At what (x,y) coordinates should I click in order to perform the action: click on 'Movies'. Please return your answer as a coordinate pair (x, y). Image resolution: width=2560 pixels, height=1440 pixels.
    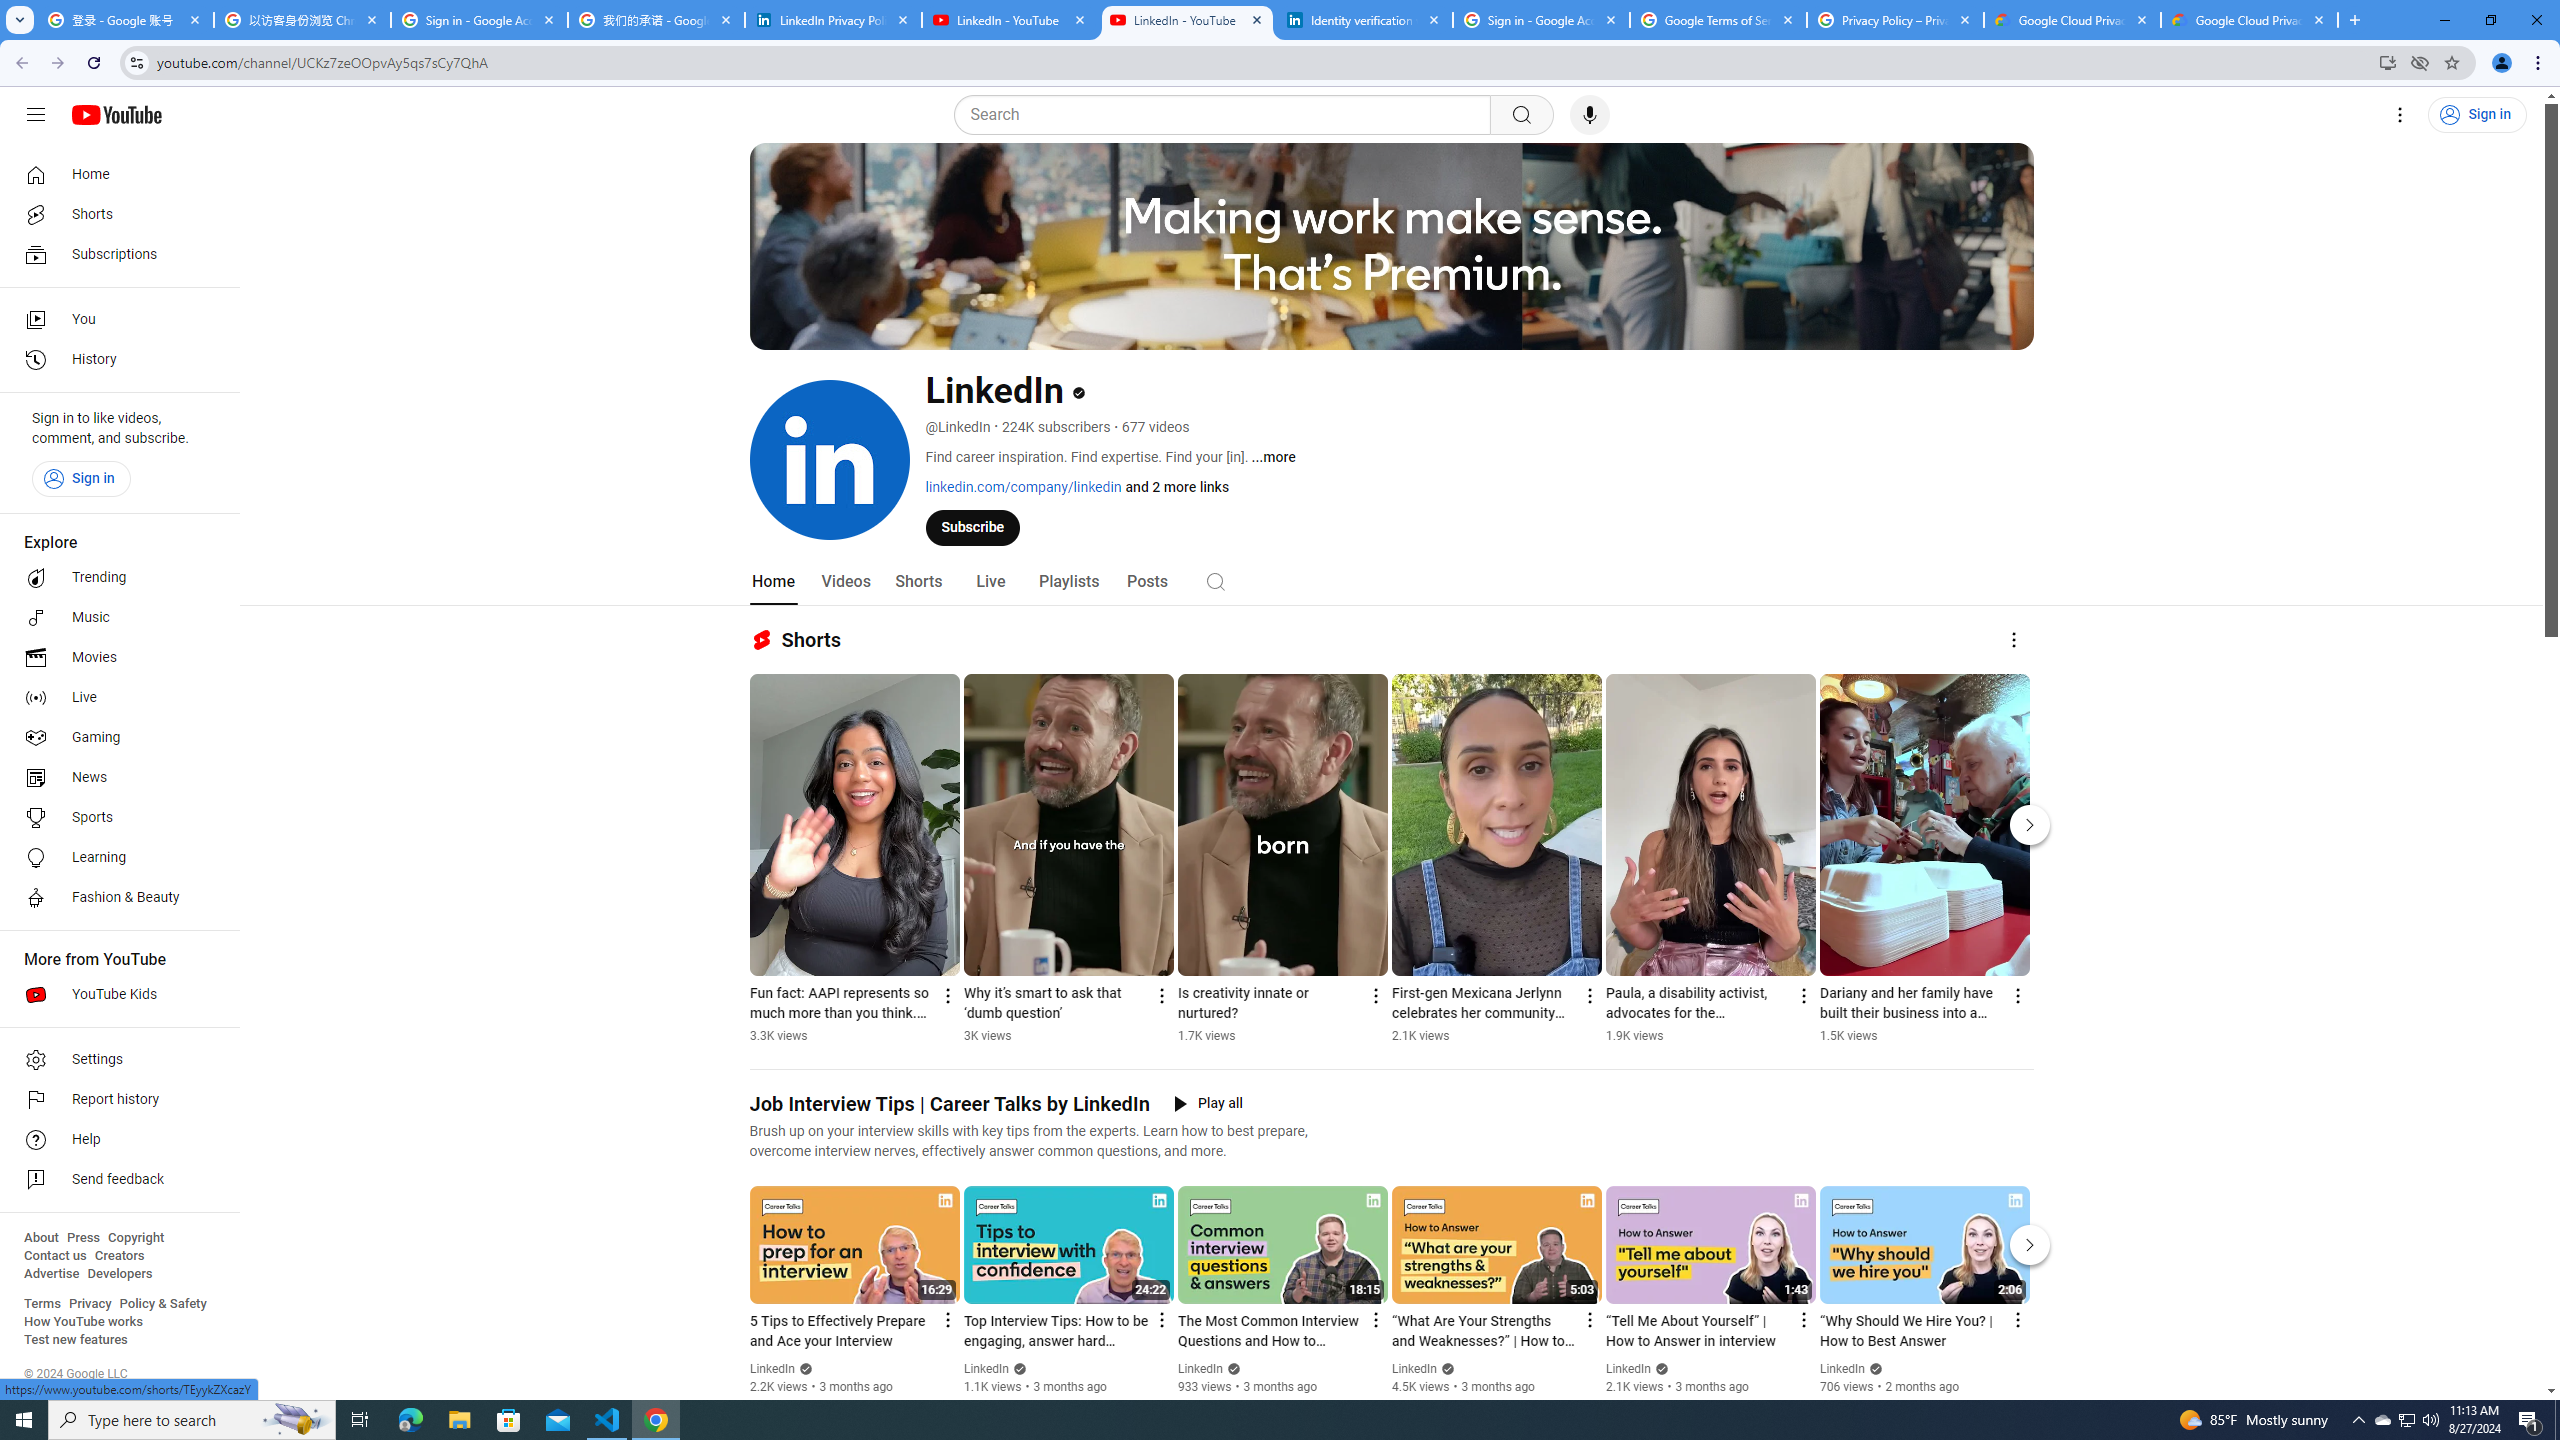
    Looking at the image, I should click on (113, 658).